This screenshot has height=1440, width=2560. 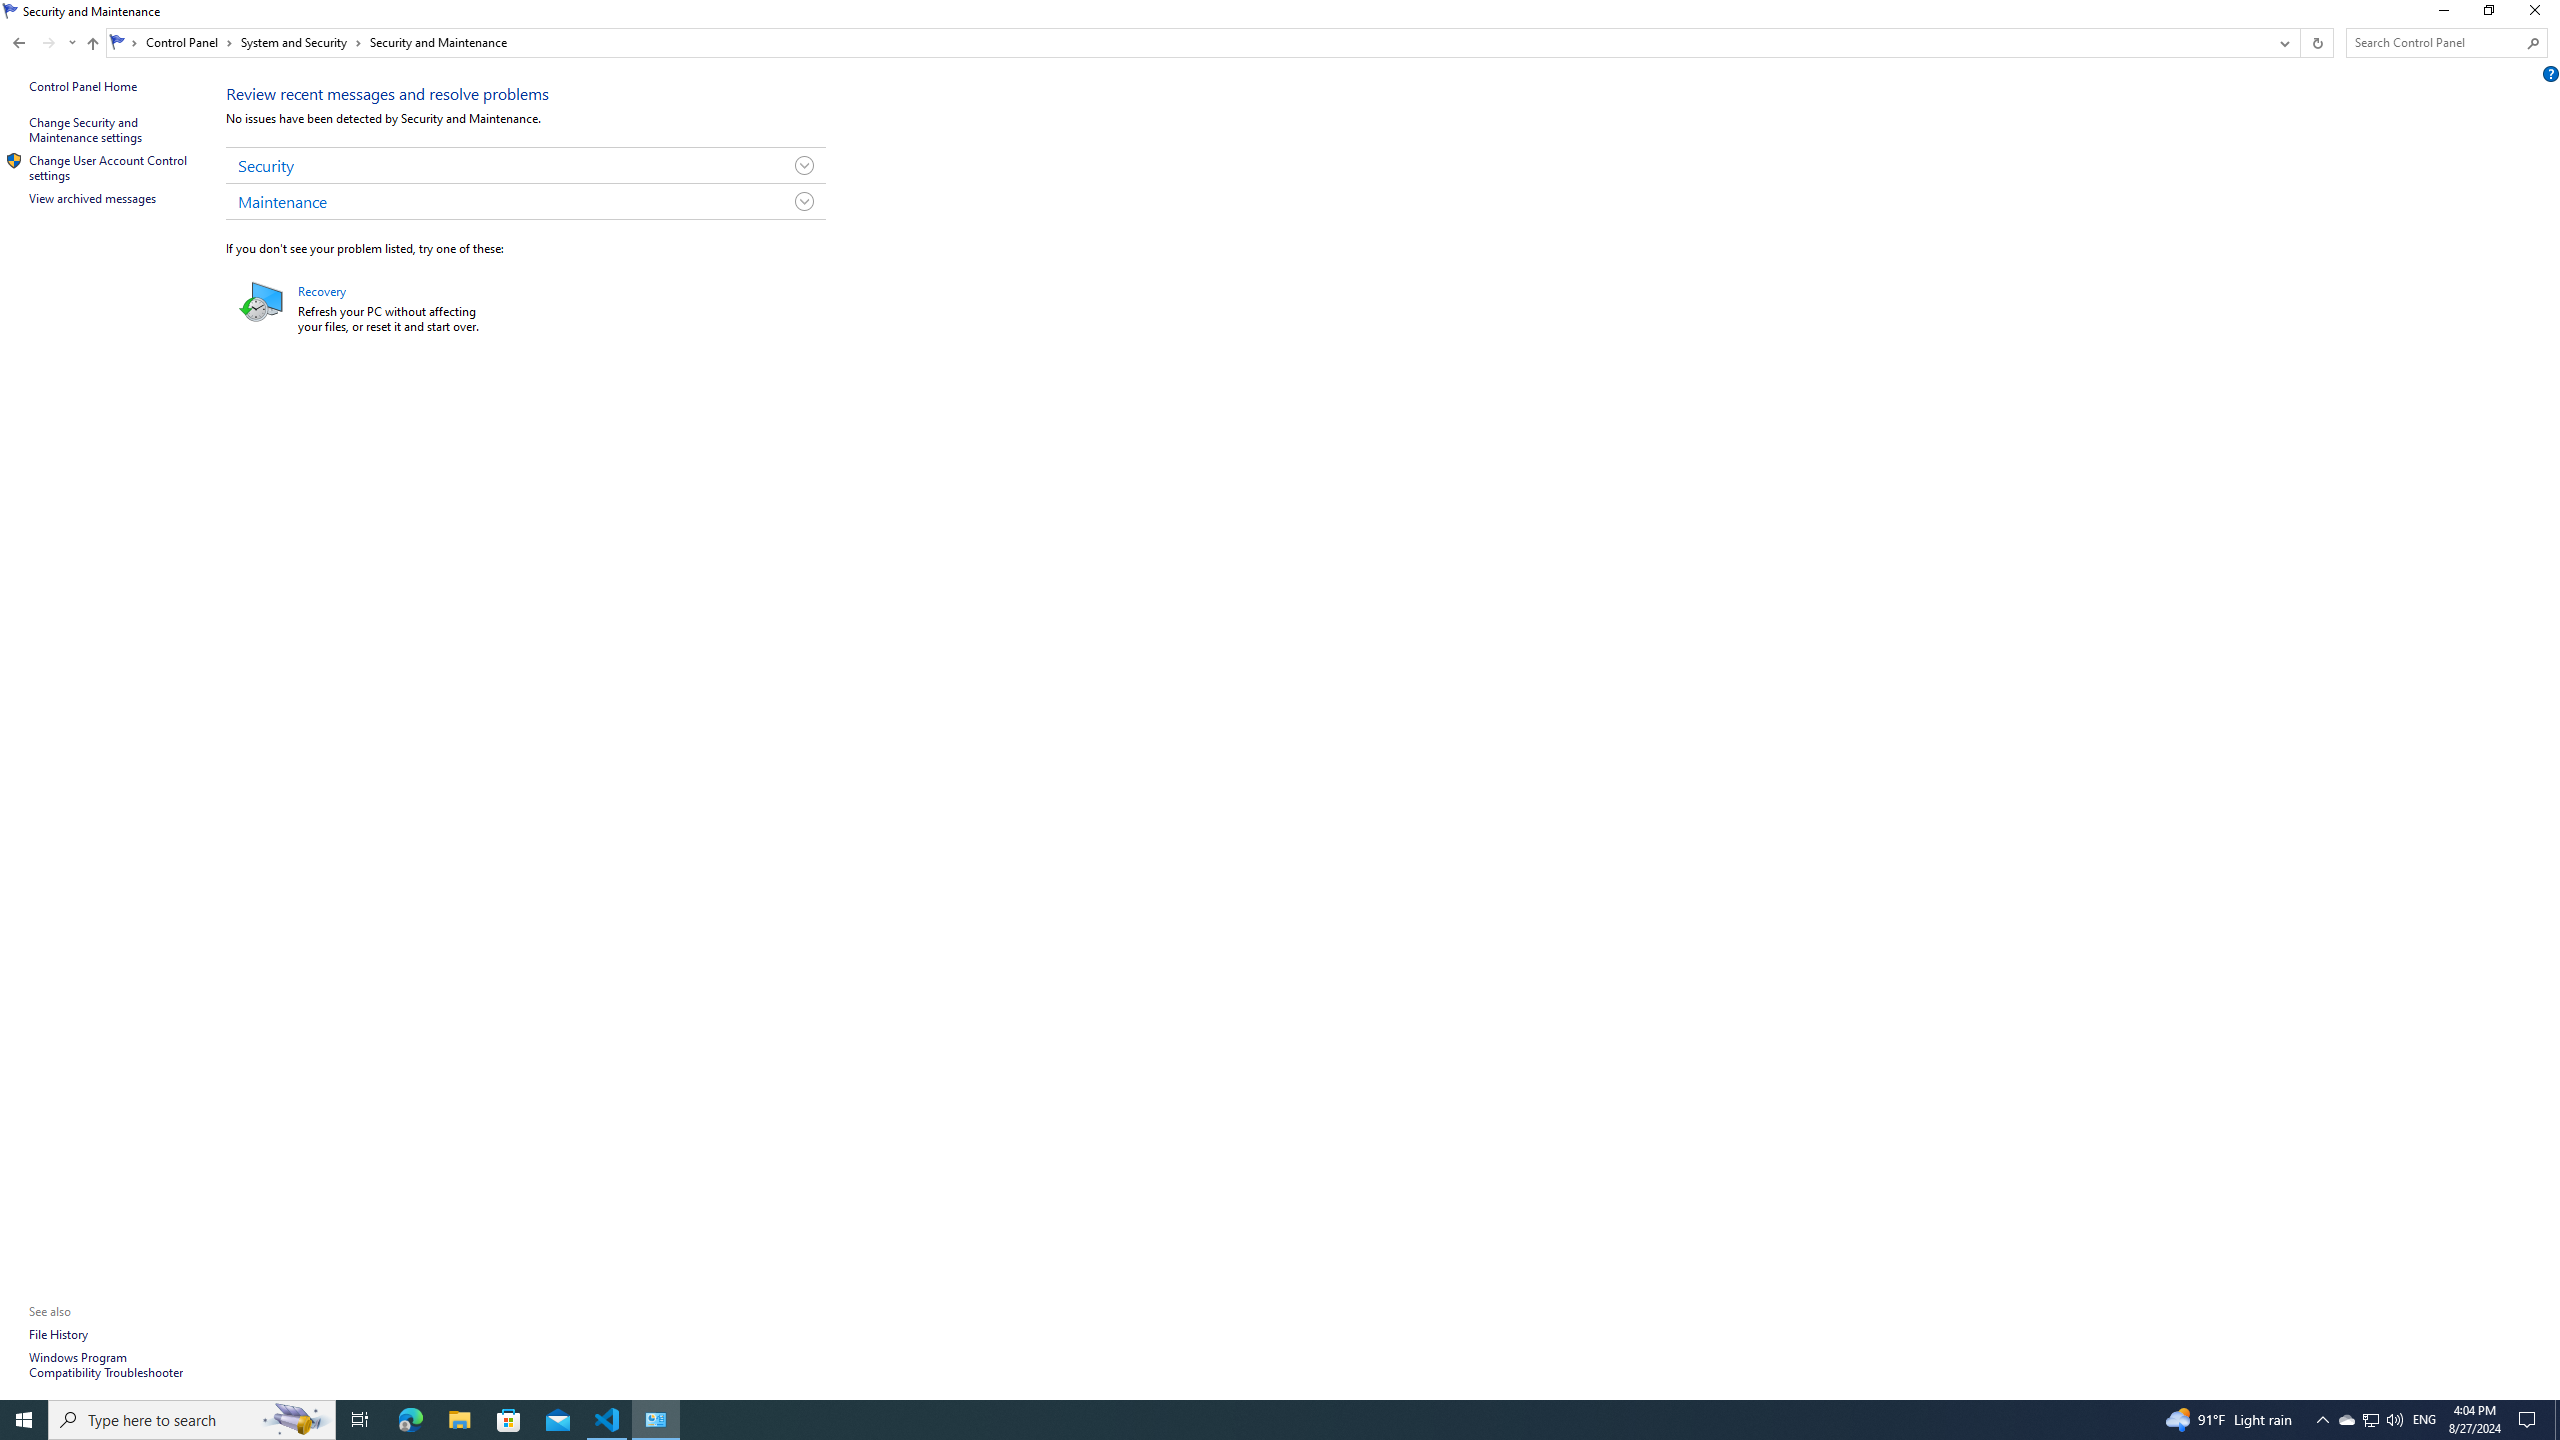 What do you see at coordinates (321, 291) in the screenshot?
I see `'Recovery'` at bounding box center [321, 291].